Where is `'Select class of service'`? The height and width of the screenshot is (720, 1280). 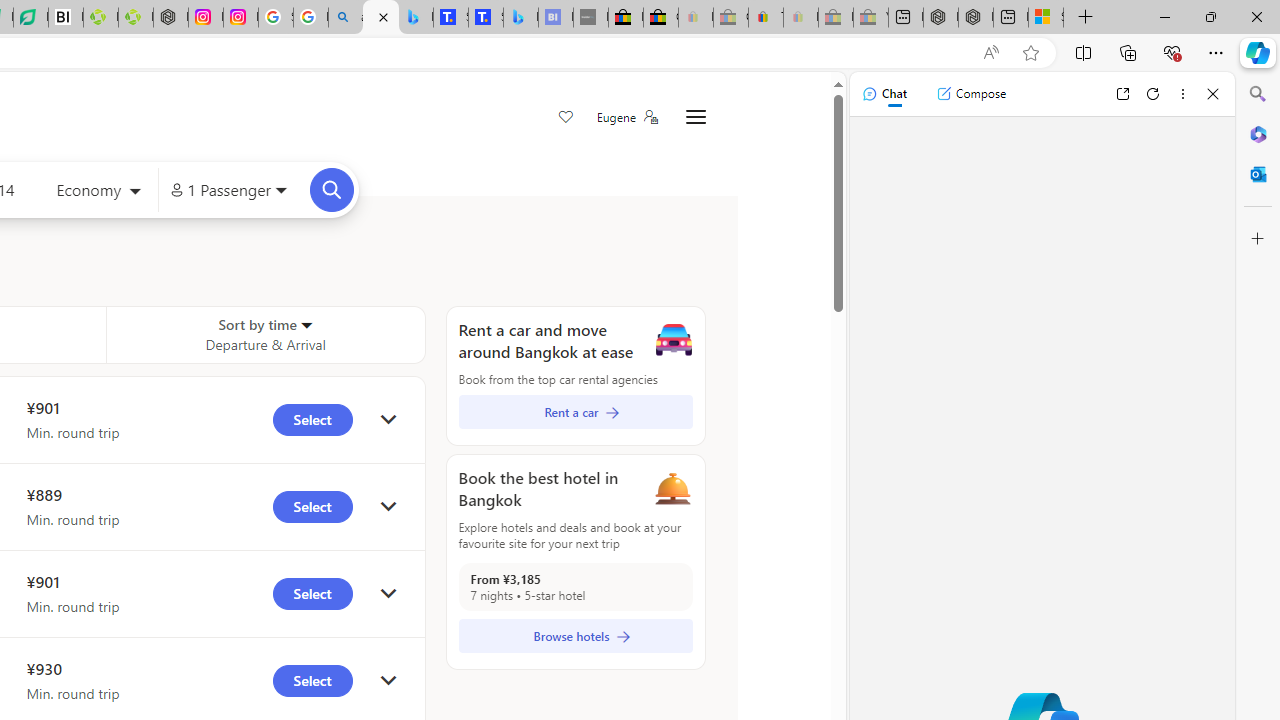
'Select class of service' is located at coordinates (98, 192).